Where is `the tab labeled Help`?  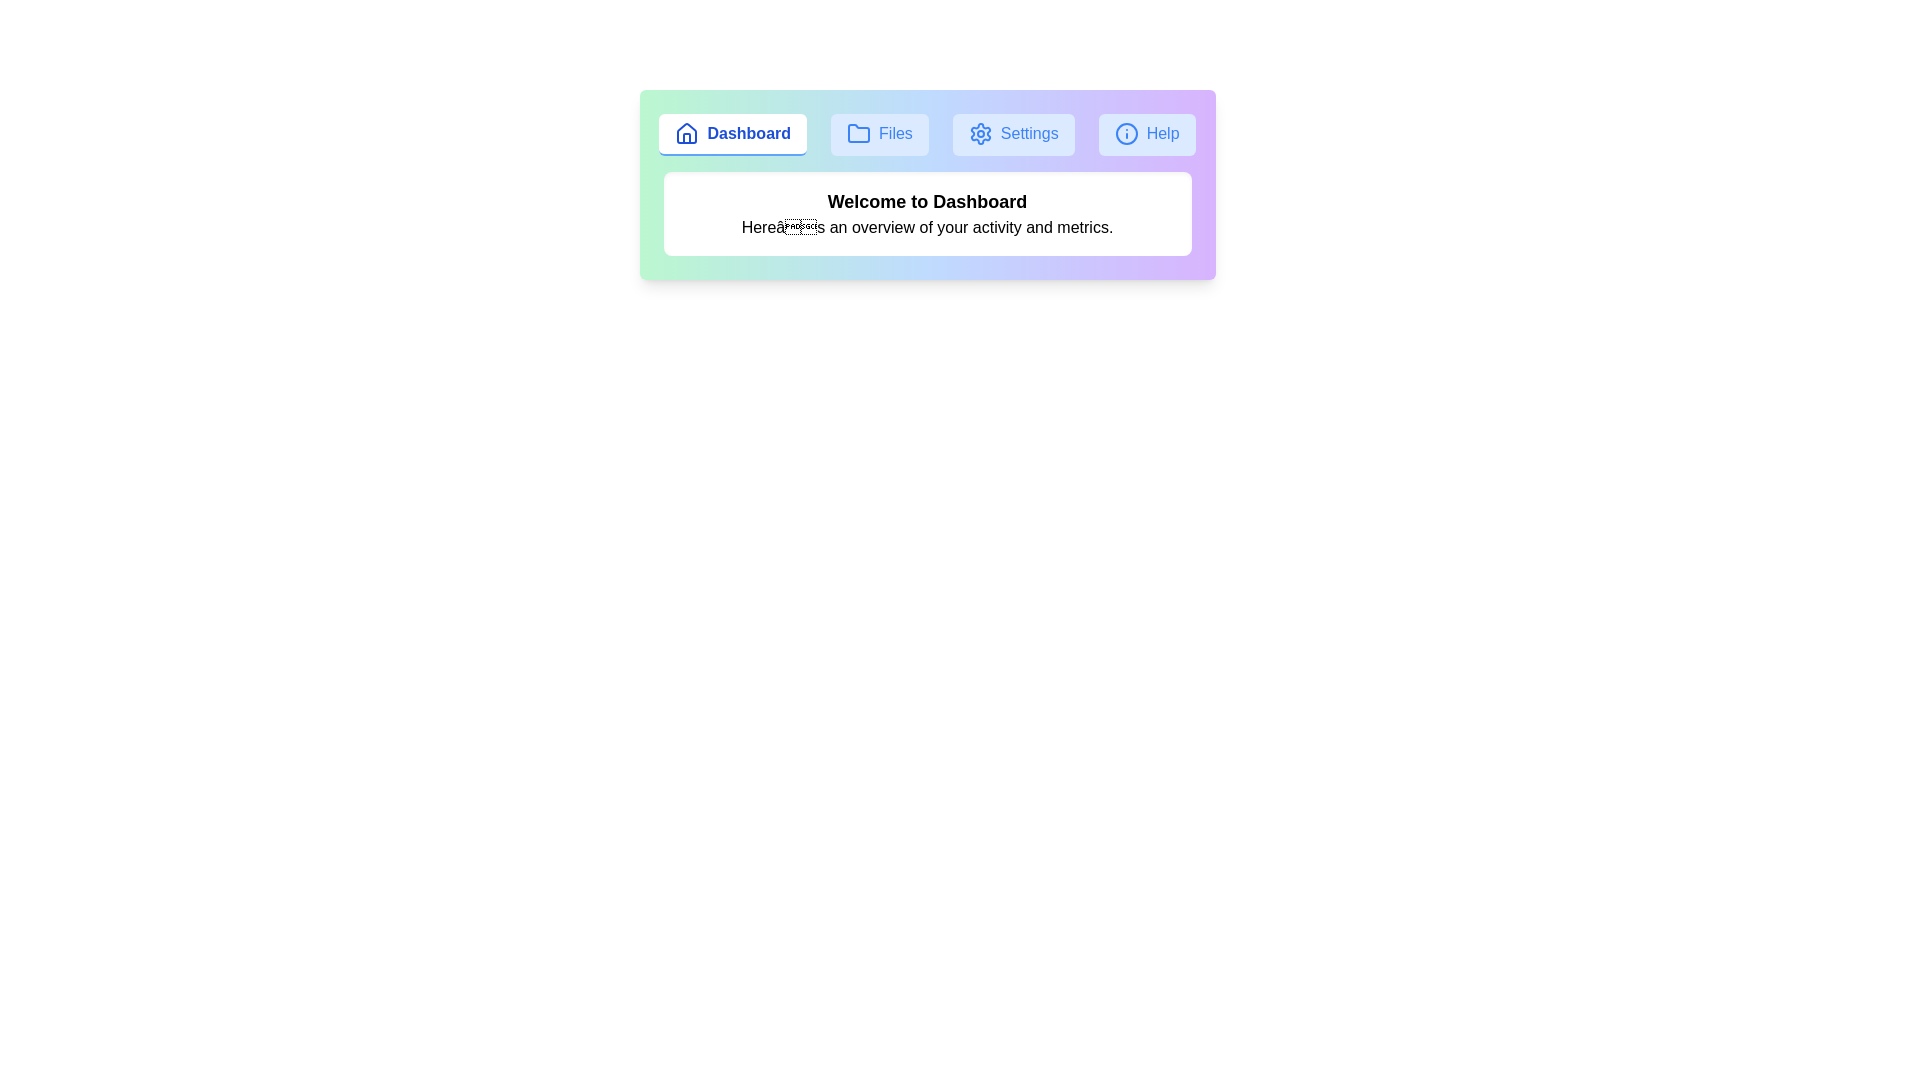 the tab labeled Help is located at coordinates (1147, 135).